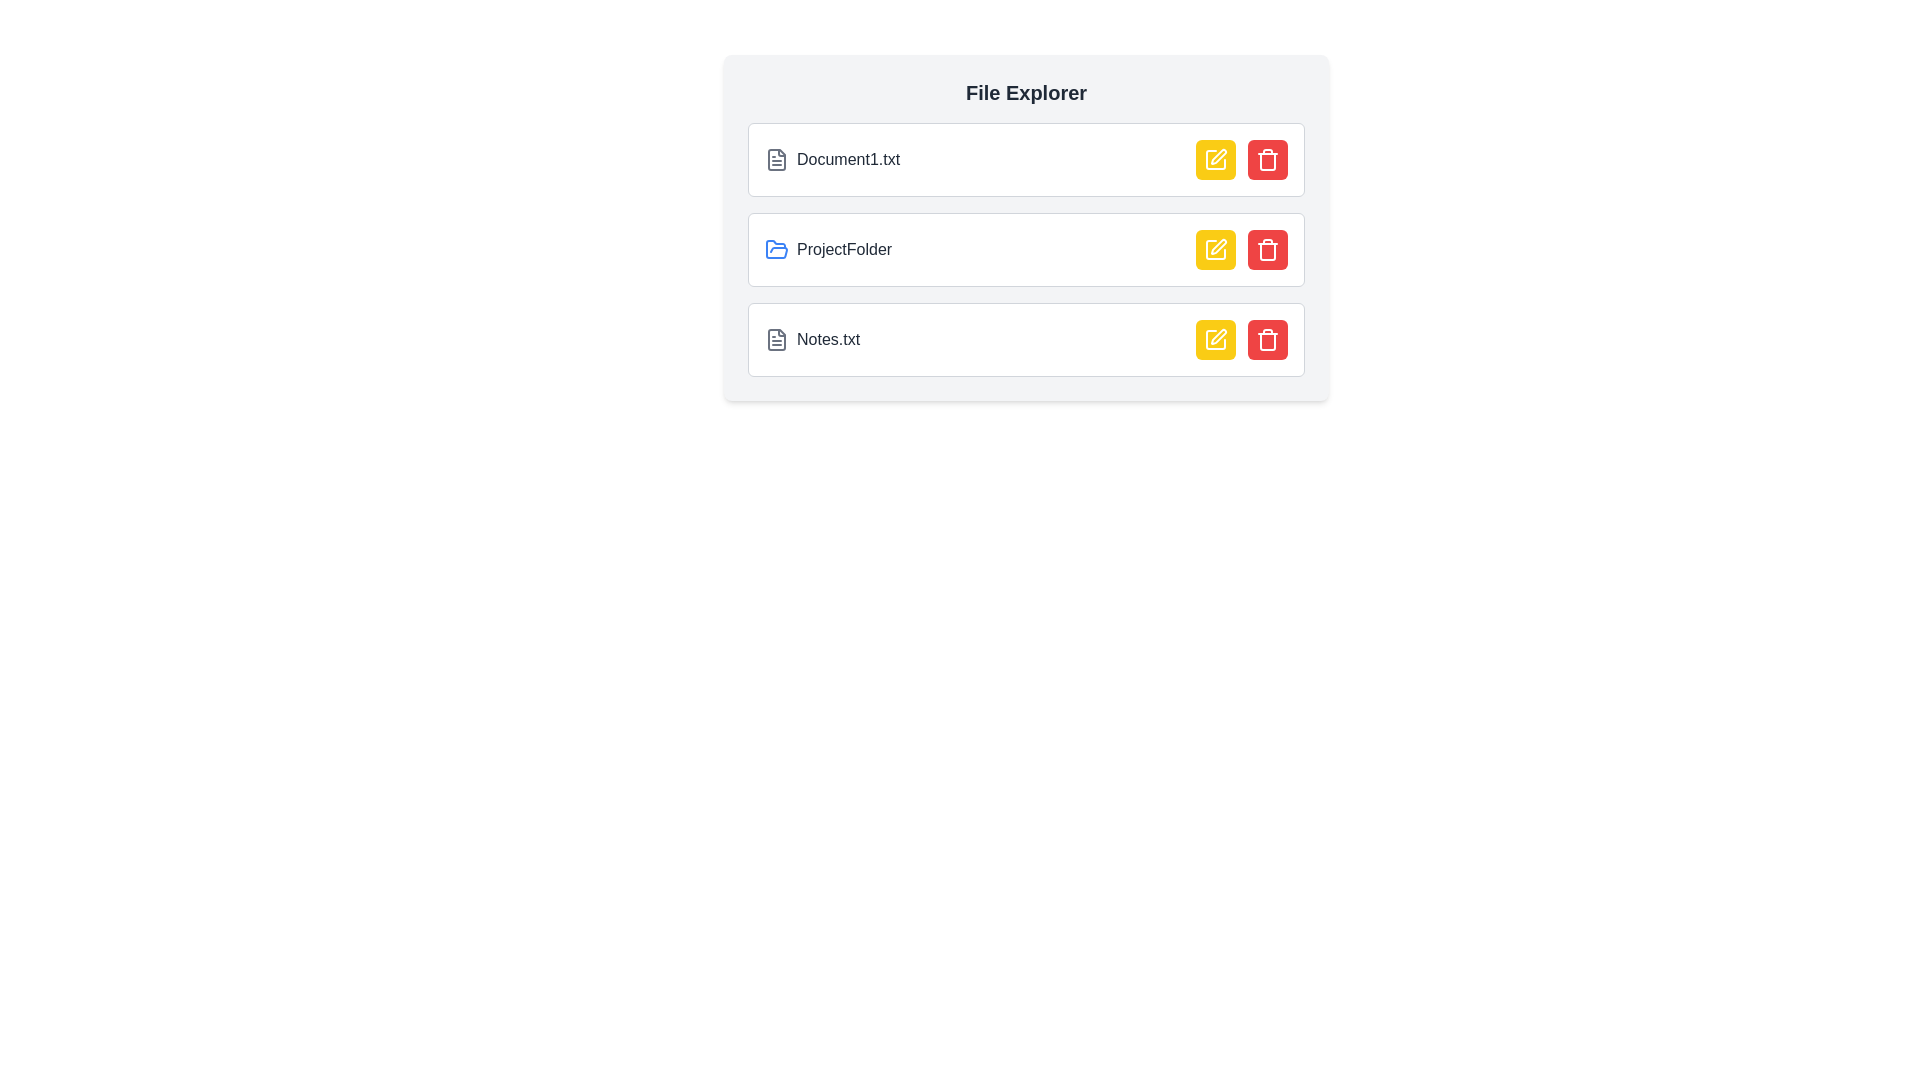 This screenshot has height=1080, width=1920. What do you see at coordinates (1266, 158) in the screenshot?
I see `the red delete button with a white trash icon located in the rightmost column of the first row to issue a delete command for the associated item` at bounding box center [1266, 158].